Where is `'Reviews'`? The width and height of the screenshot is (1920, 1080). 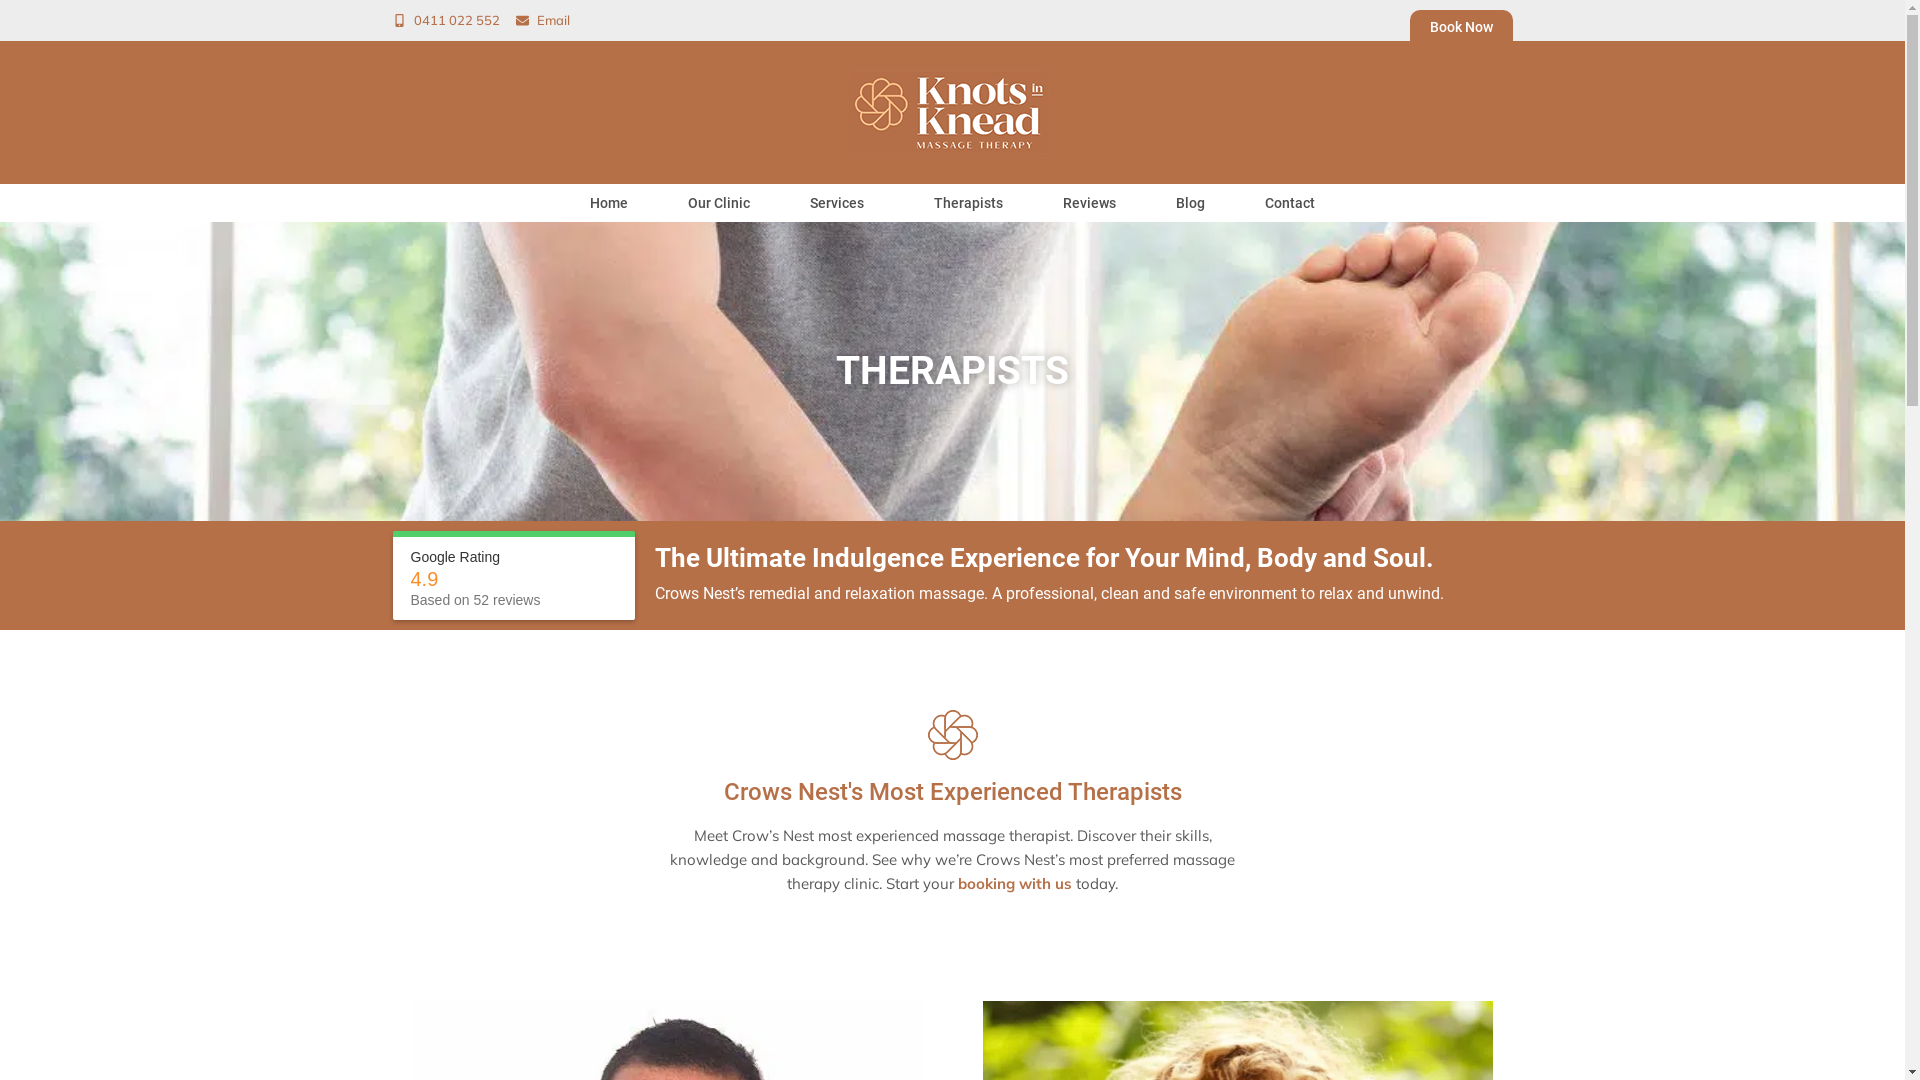 'Reviews' is located at coordinates (1088, 203).